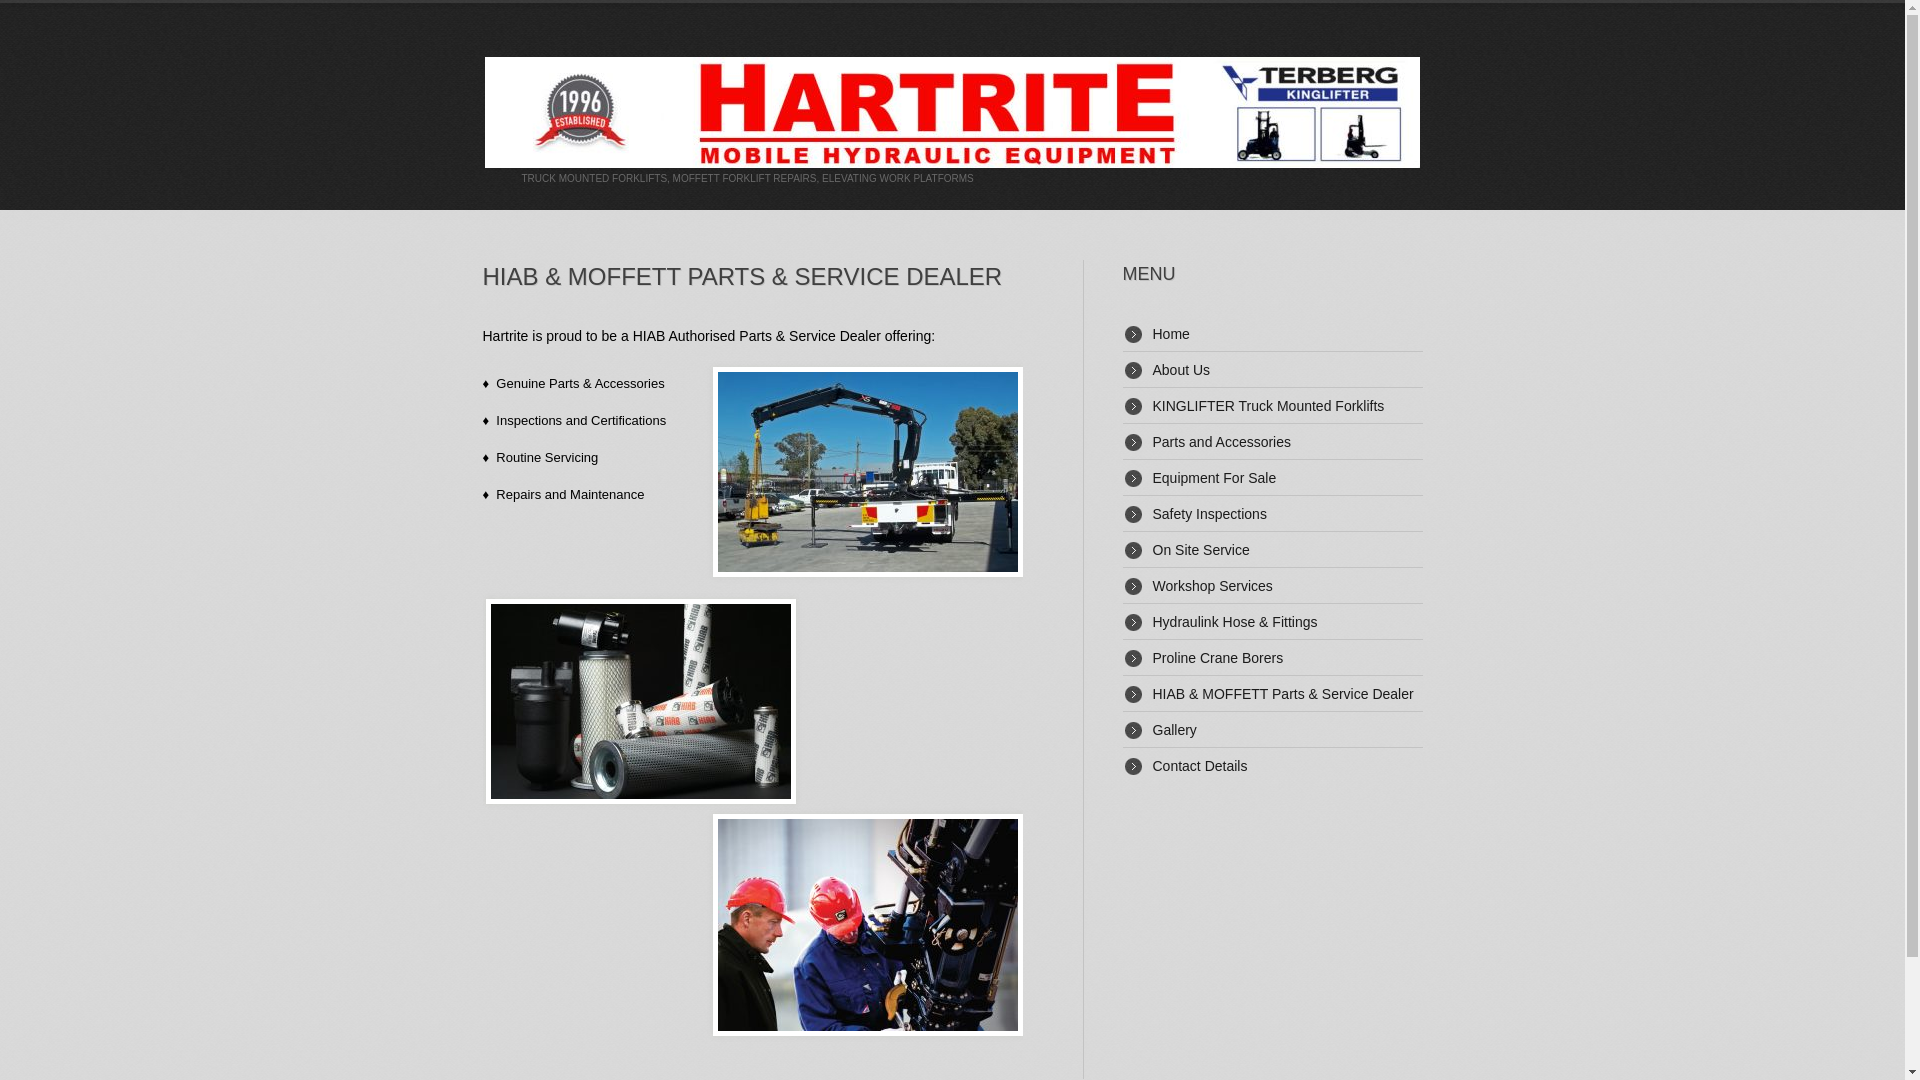 The width and height of the screenshot is (1920, 1080). What do you see at coordinates (1152, 729) in the screenshot?
I see `'Gallery'` at bounding box center [1152, 729].